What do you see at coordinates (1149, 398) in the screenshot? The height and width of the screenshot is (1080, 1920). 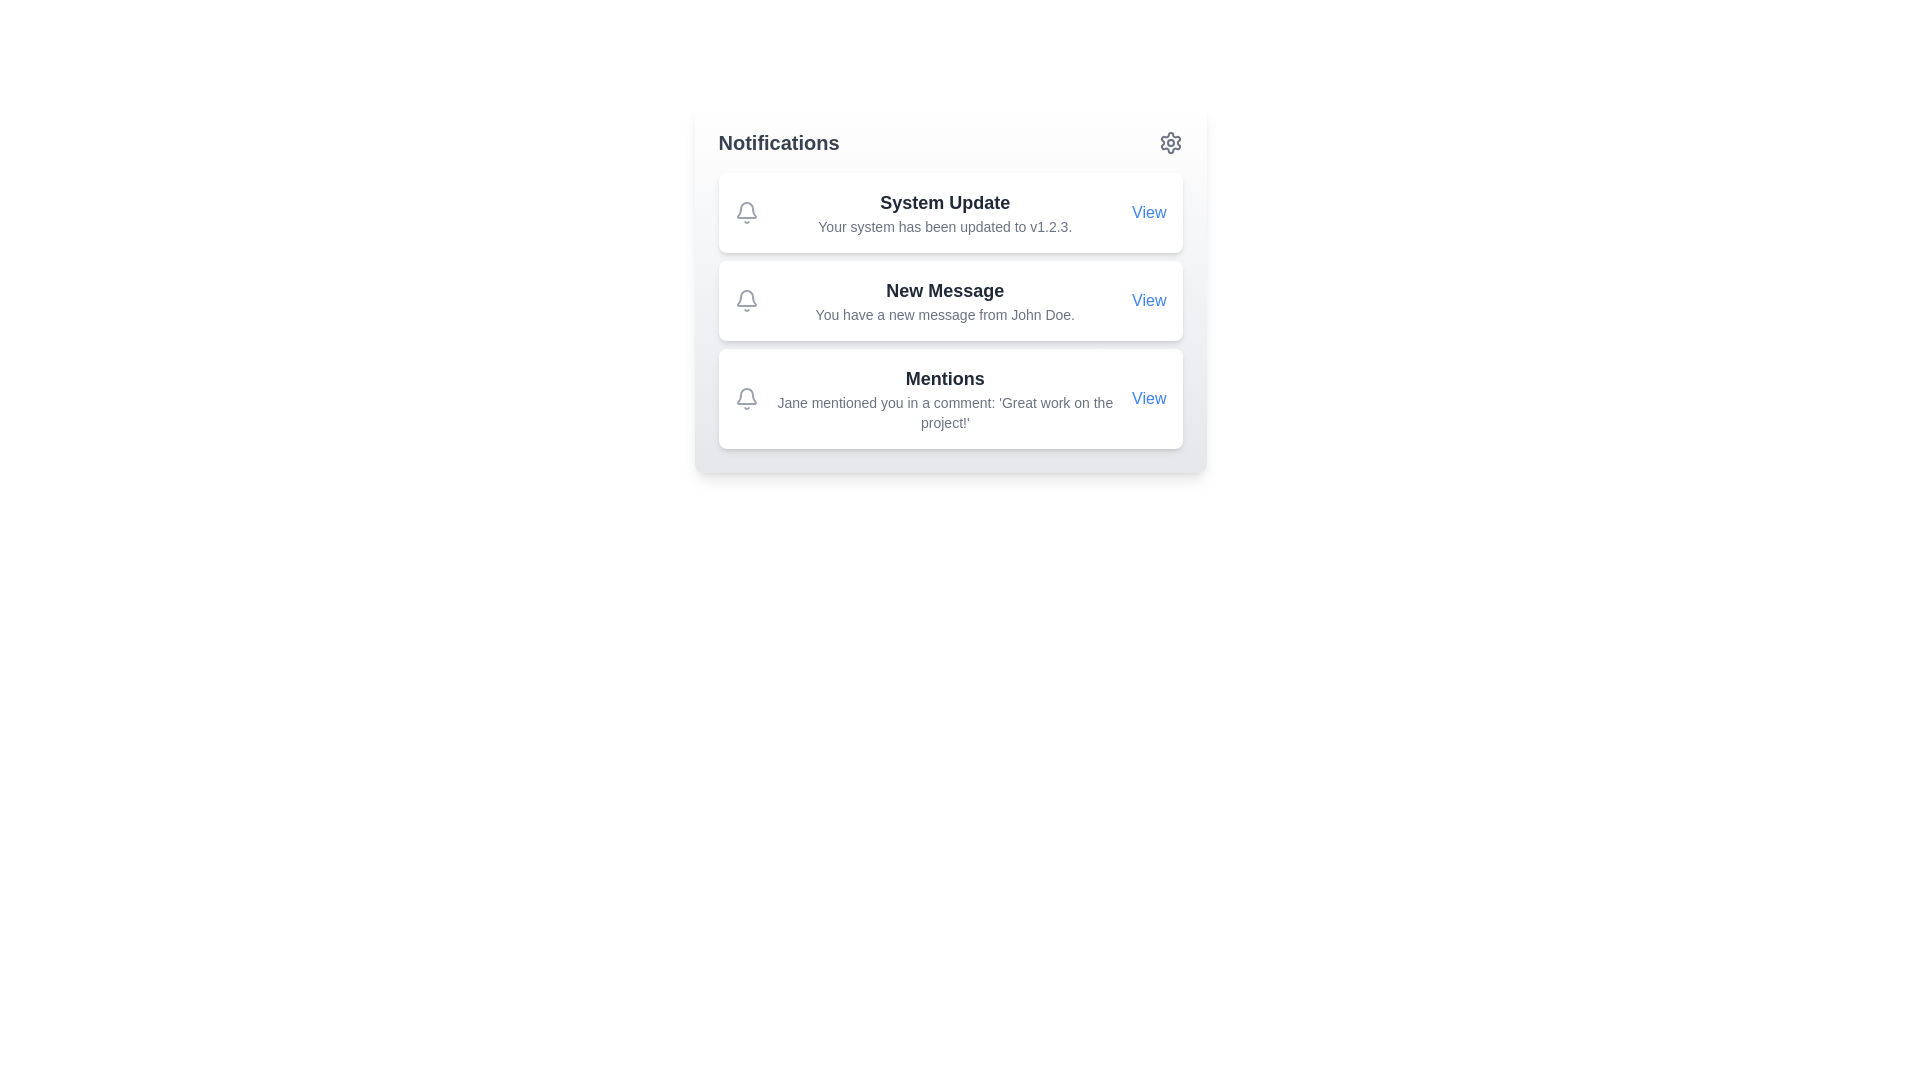 I see `'View' button for the notification titled 'Mentions'` at bounding box center [1149, 398].